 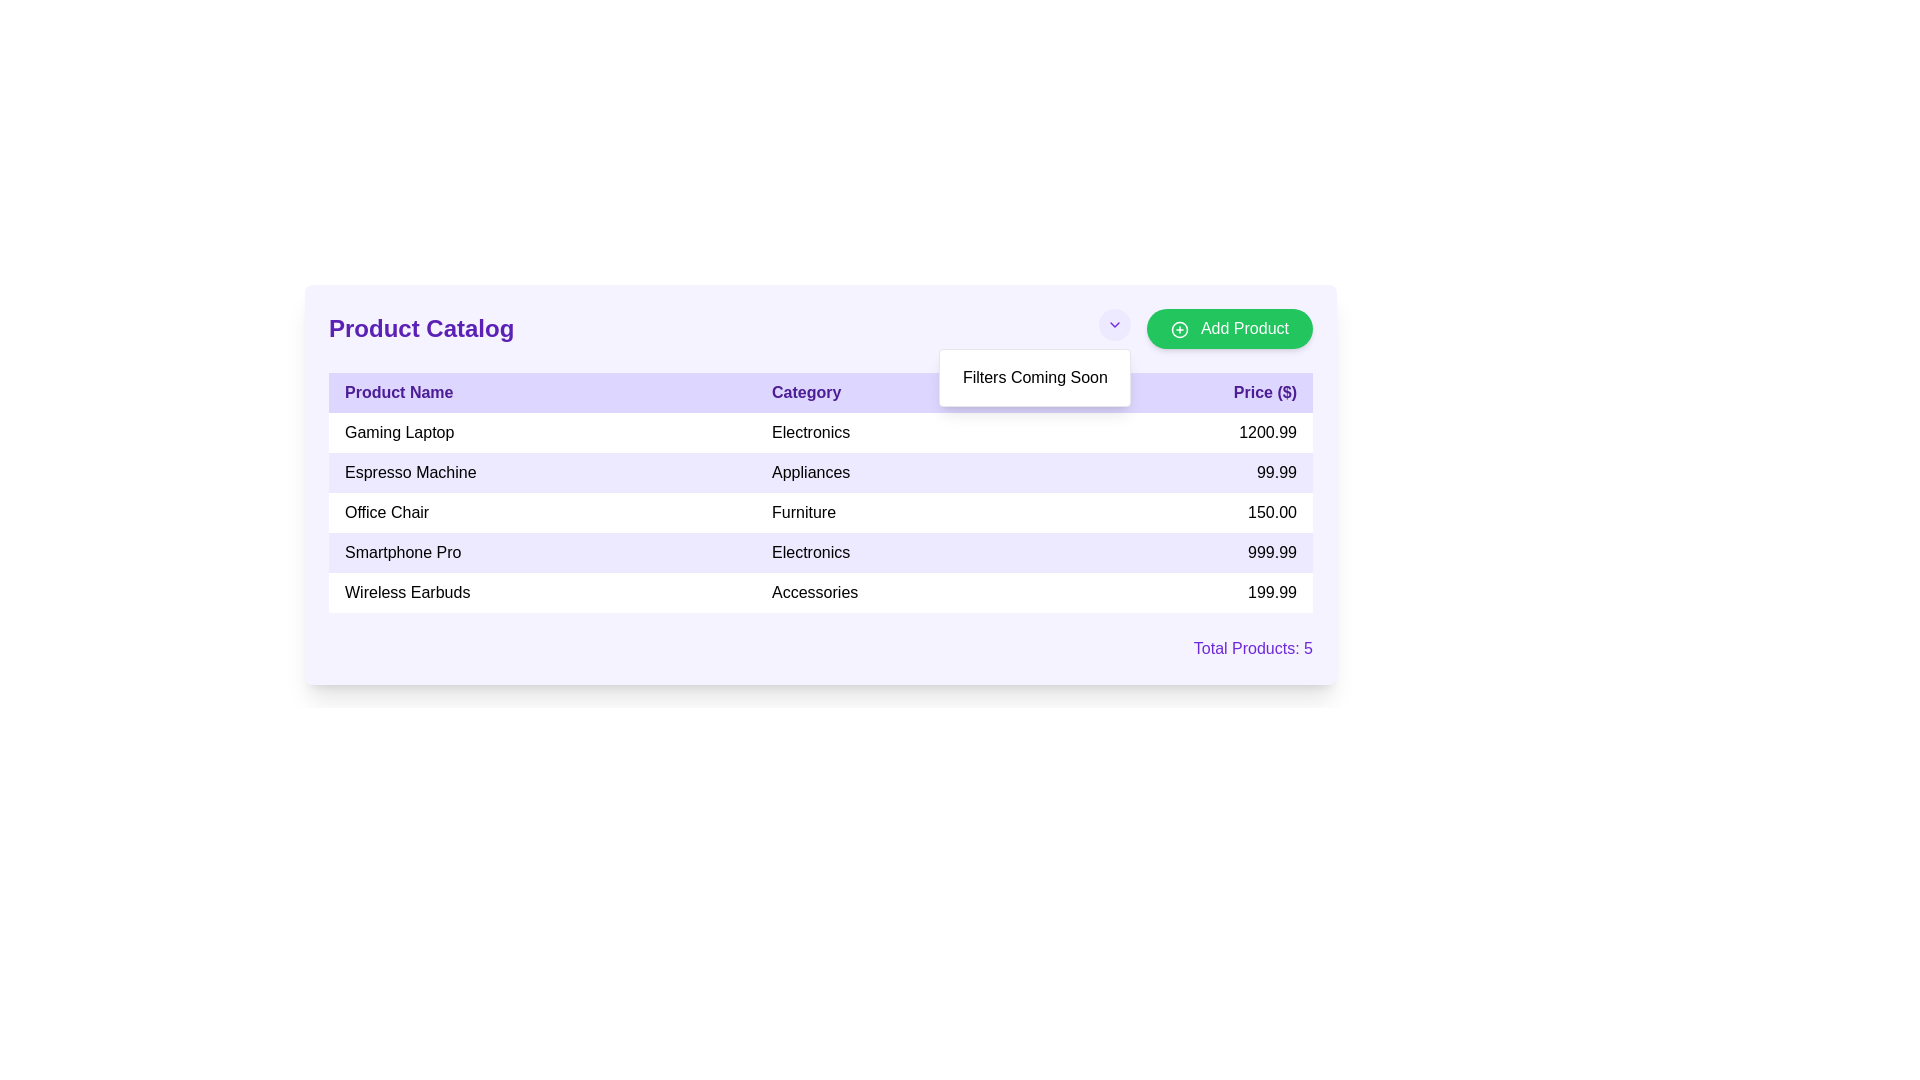 I want to click on the purple chevron-down icon located in the top-right section of the content area, which is positioned to the left of the 'Add Product' button and overlaps with a tooltip that reads 'Filters Coming Soon', so click(x=1114, y=327).